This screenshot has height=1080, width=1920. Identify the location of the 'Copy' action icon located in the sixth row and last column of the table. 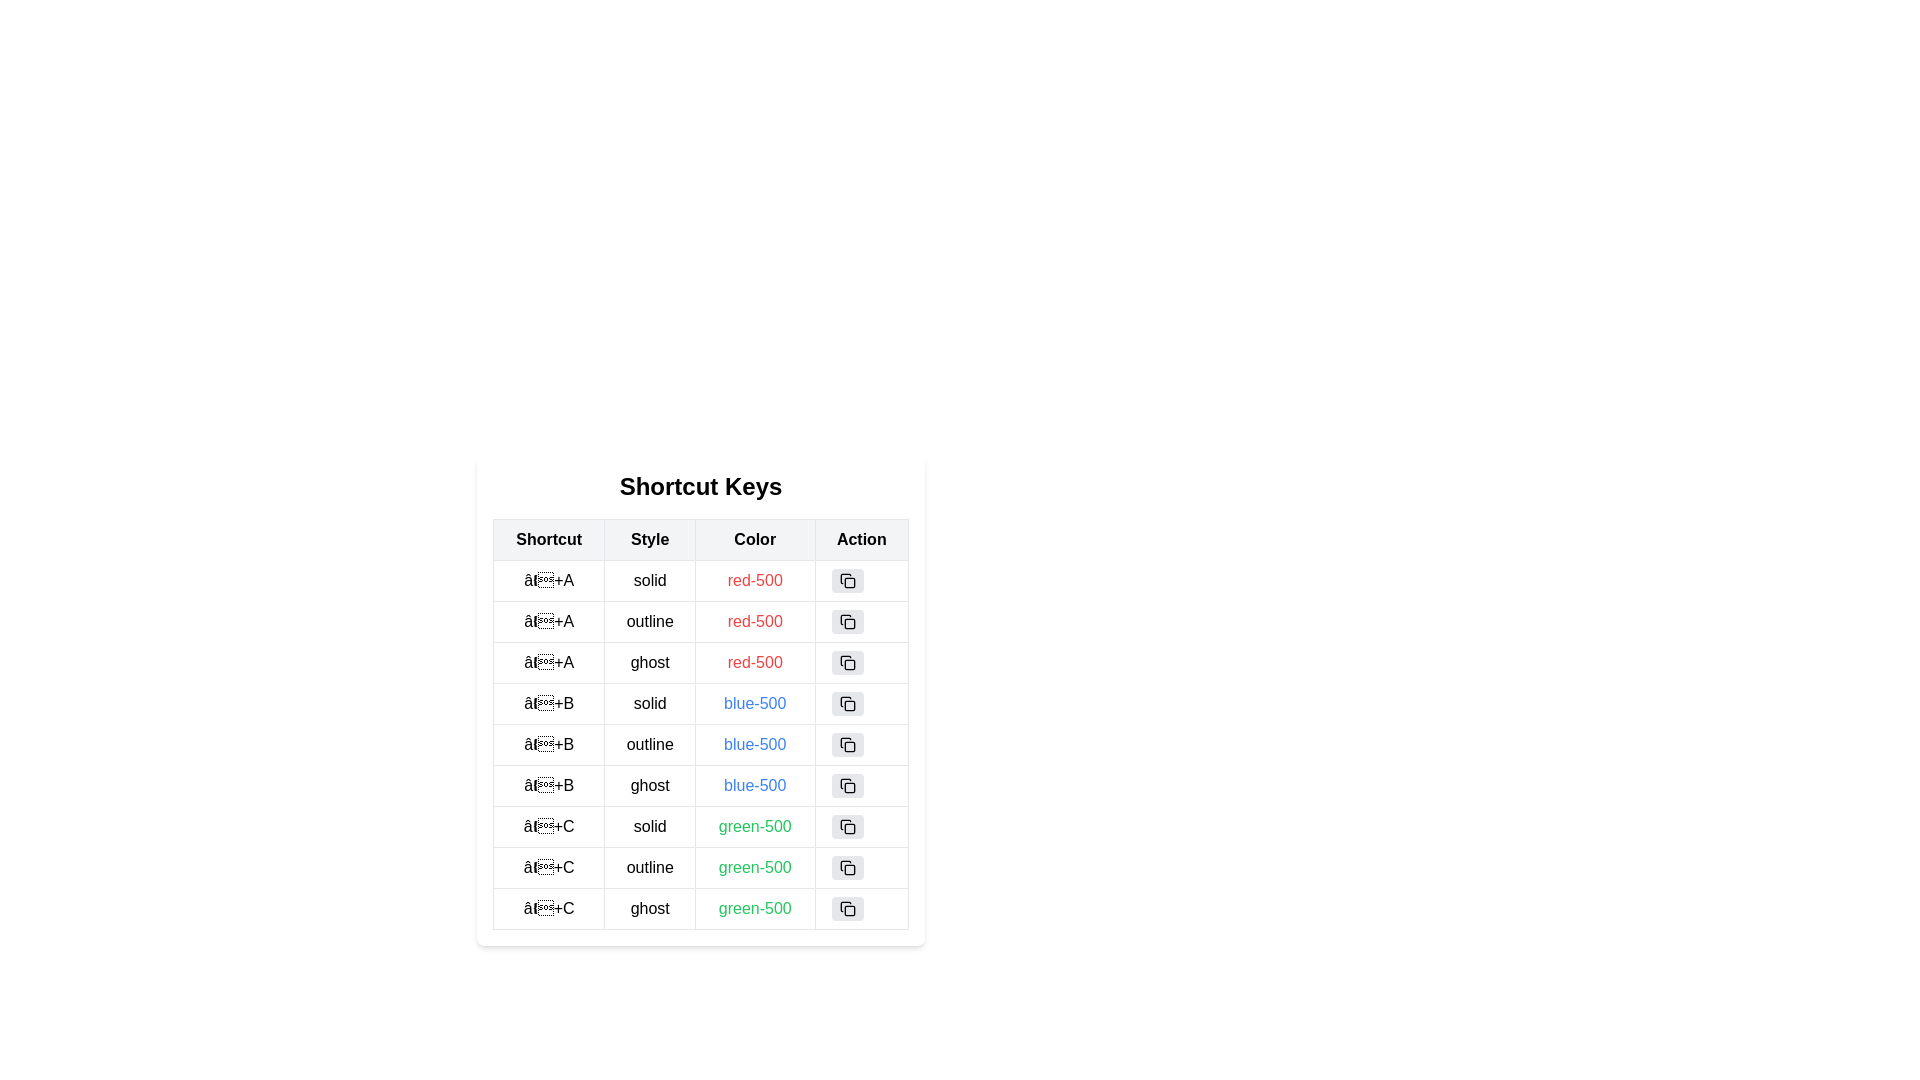
(847, 866).